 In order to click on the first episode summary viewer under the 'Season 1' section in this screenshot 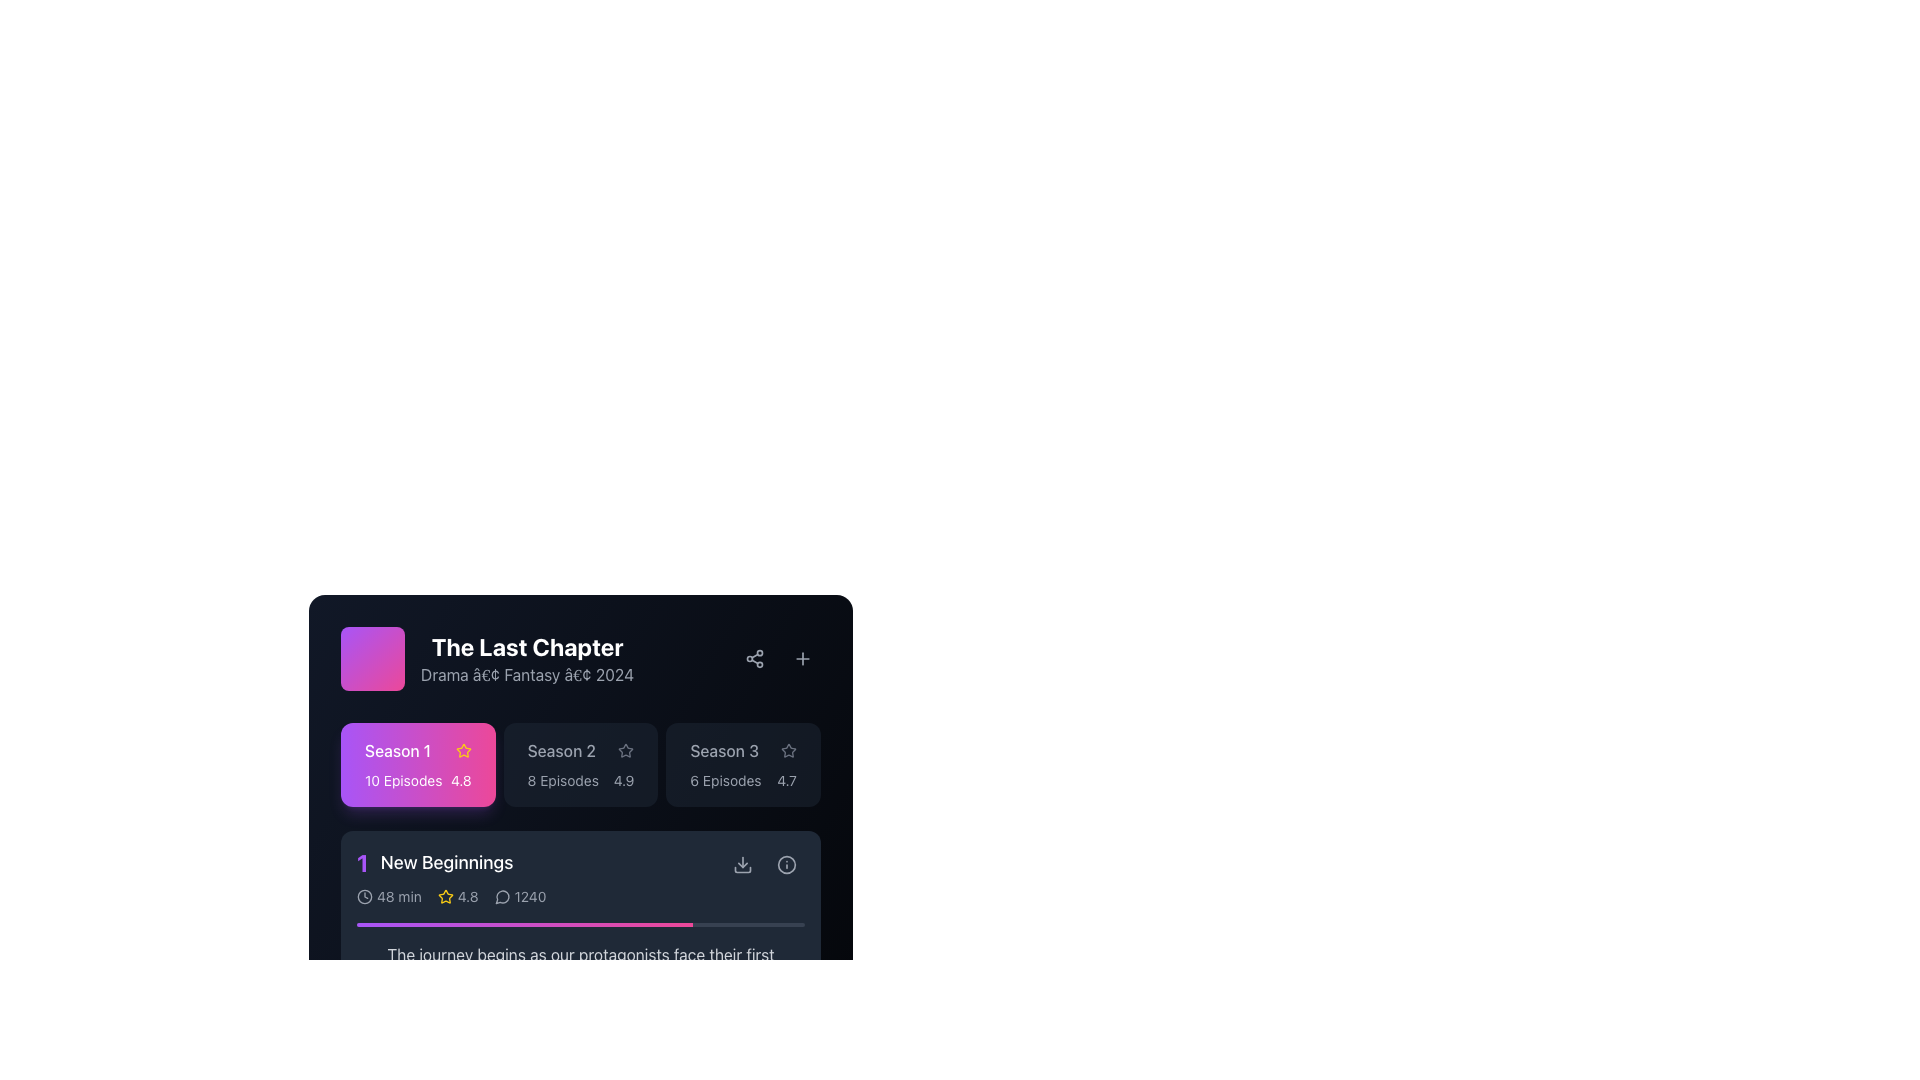, I will do `click(579, 875)`.